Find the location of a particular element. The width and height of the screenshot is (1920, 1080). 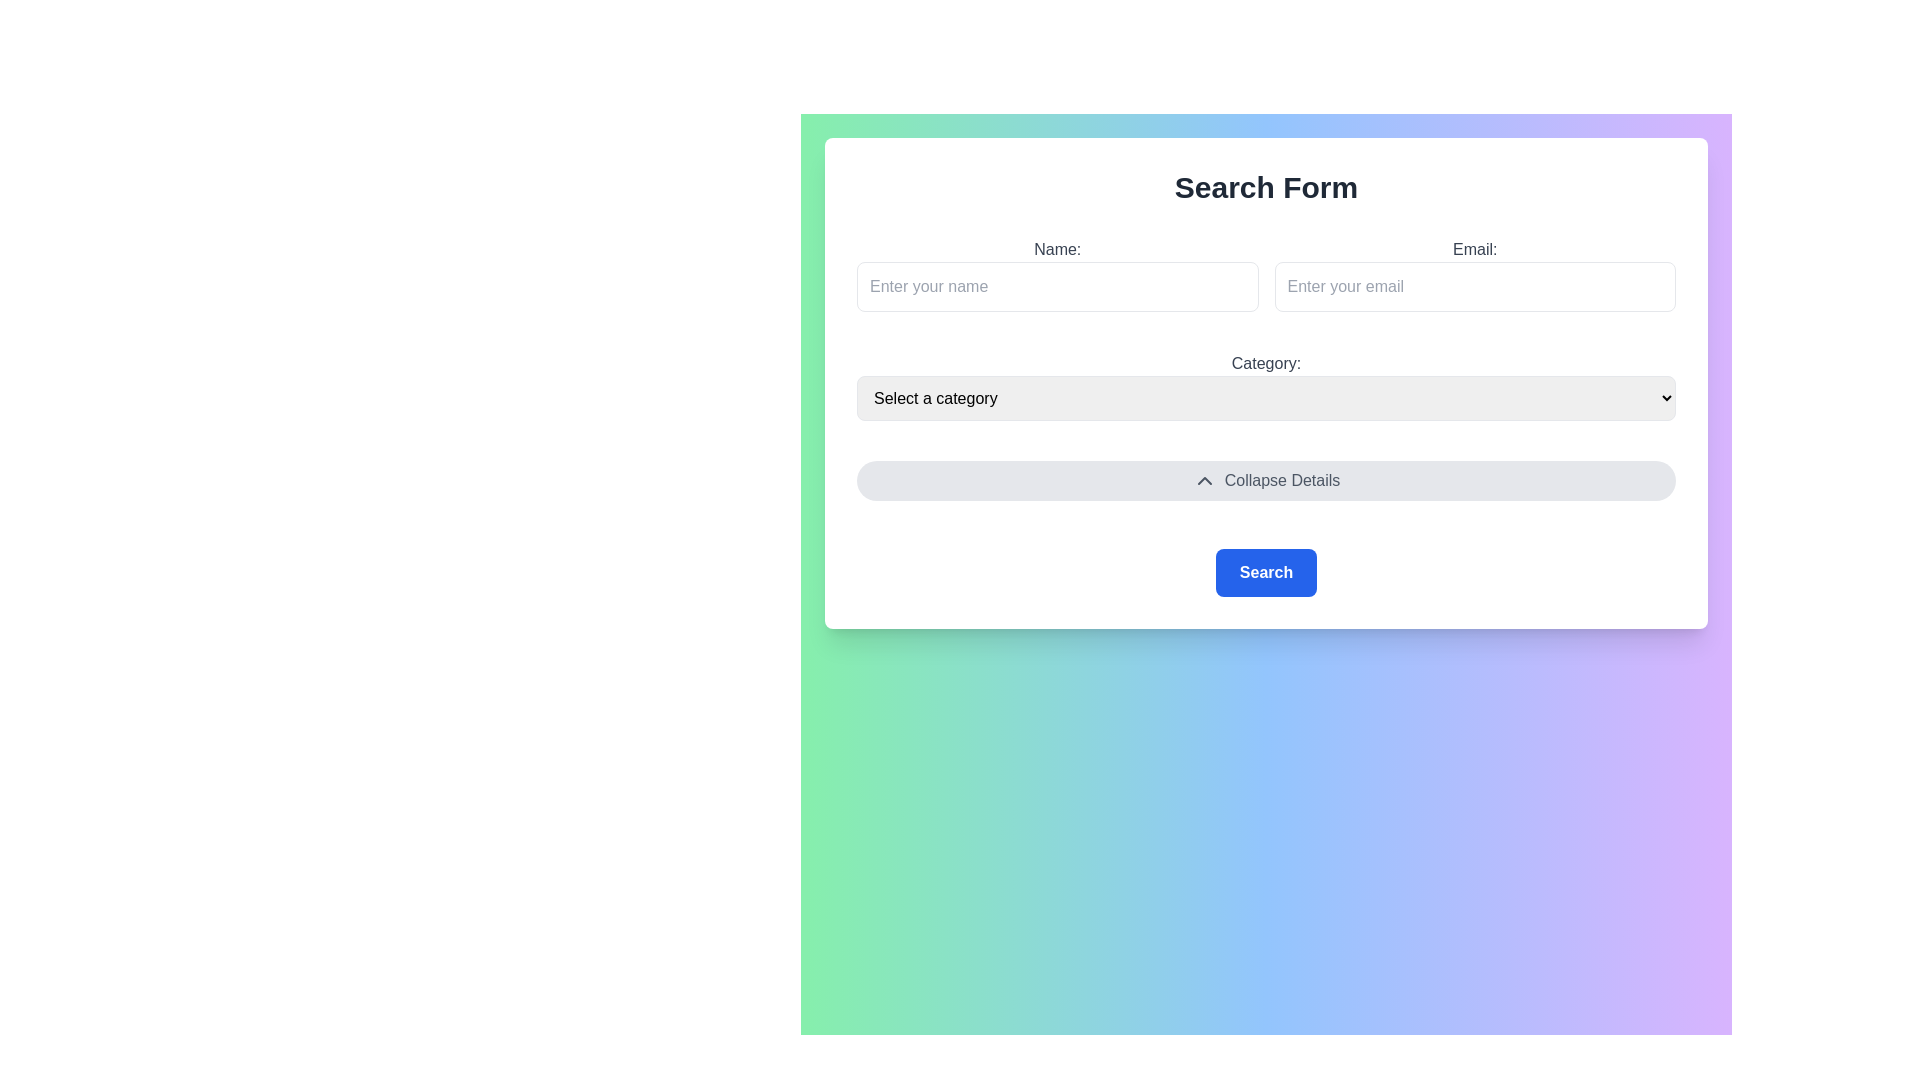

the text label indicating the user's name input field, which is positioned directly above the input field in the upper-left part of the form section is located at coordinates (1056, 249).